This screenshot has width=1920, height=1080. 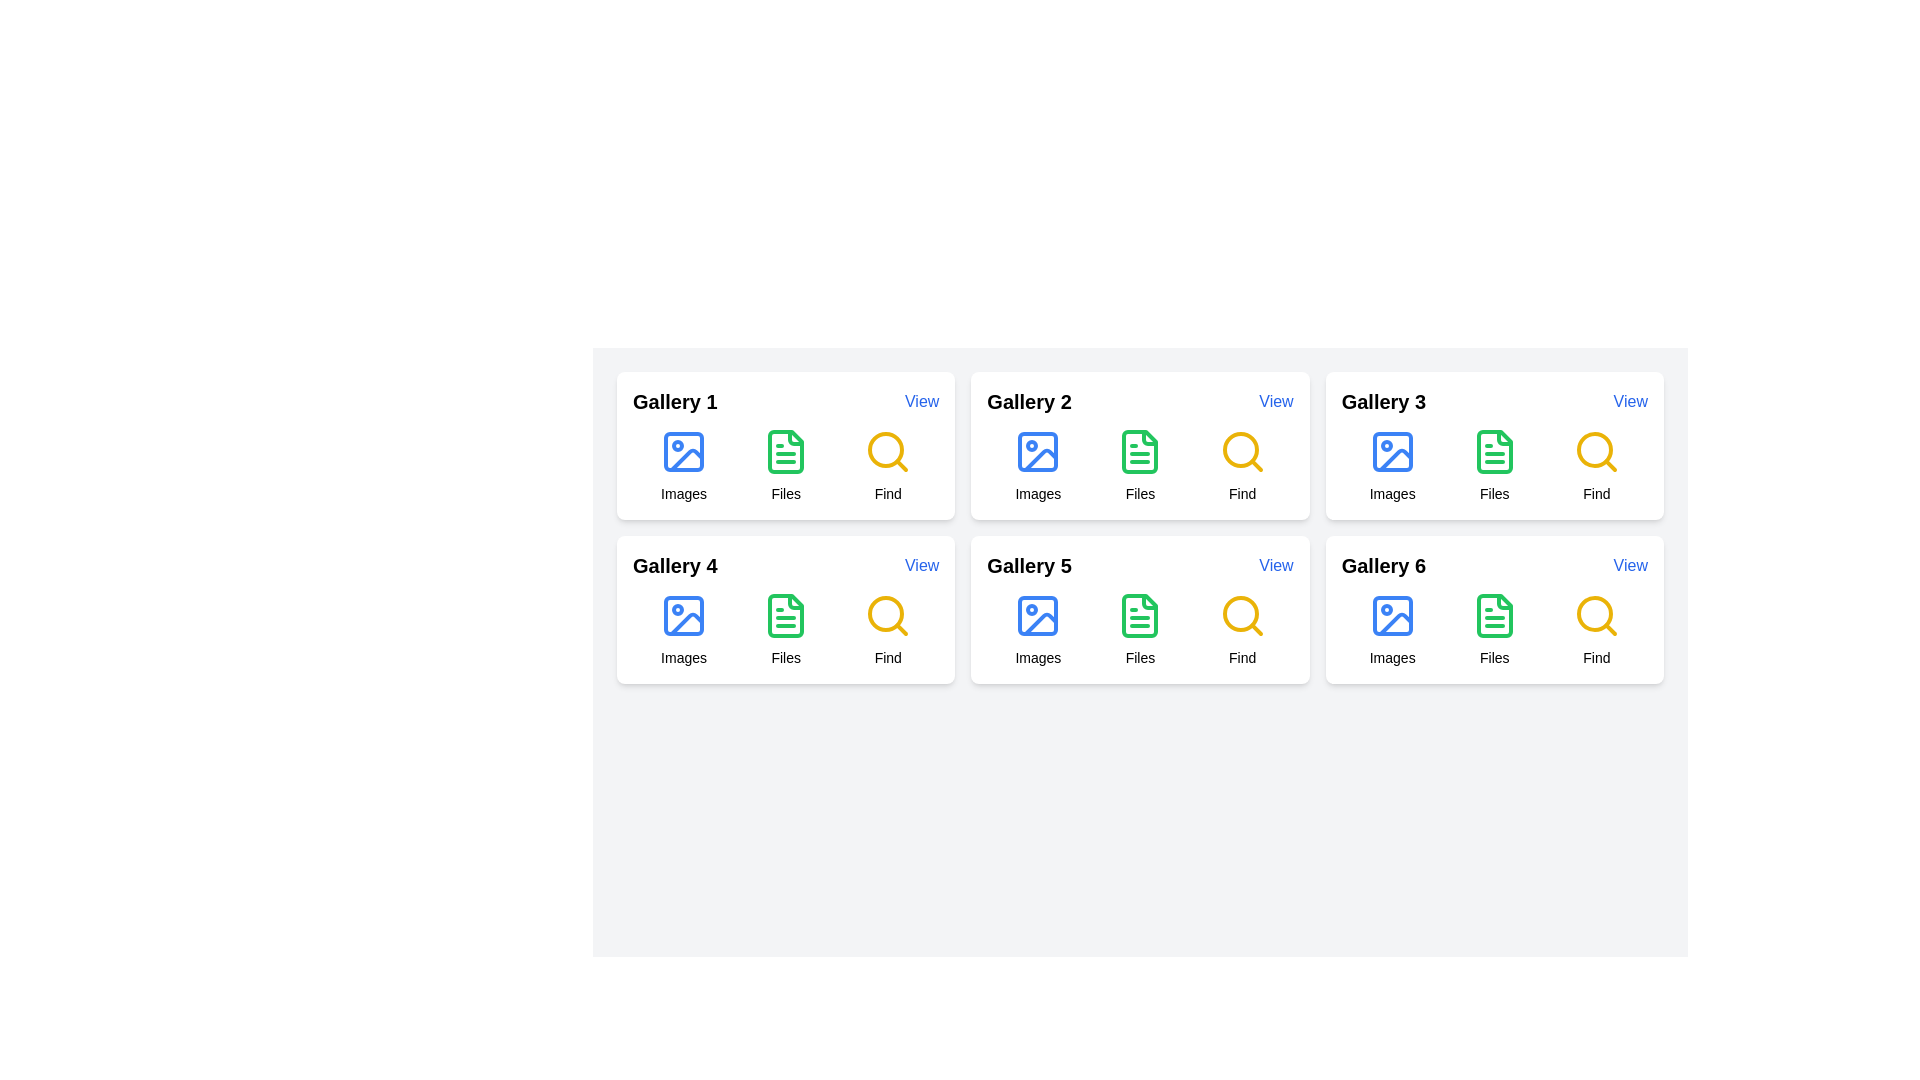 I want to click on the search icon button in 'Gallery 1', so click(x=887, y=451).